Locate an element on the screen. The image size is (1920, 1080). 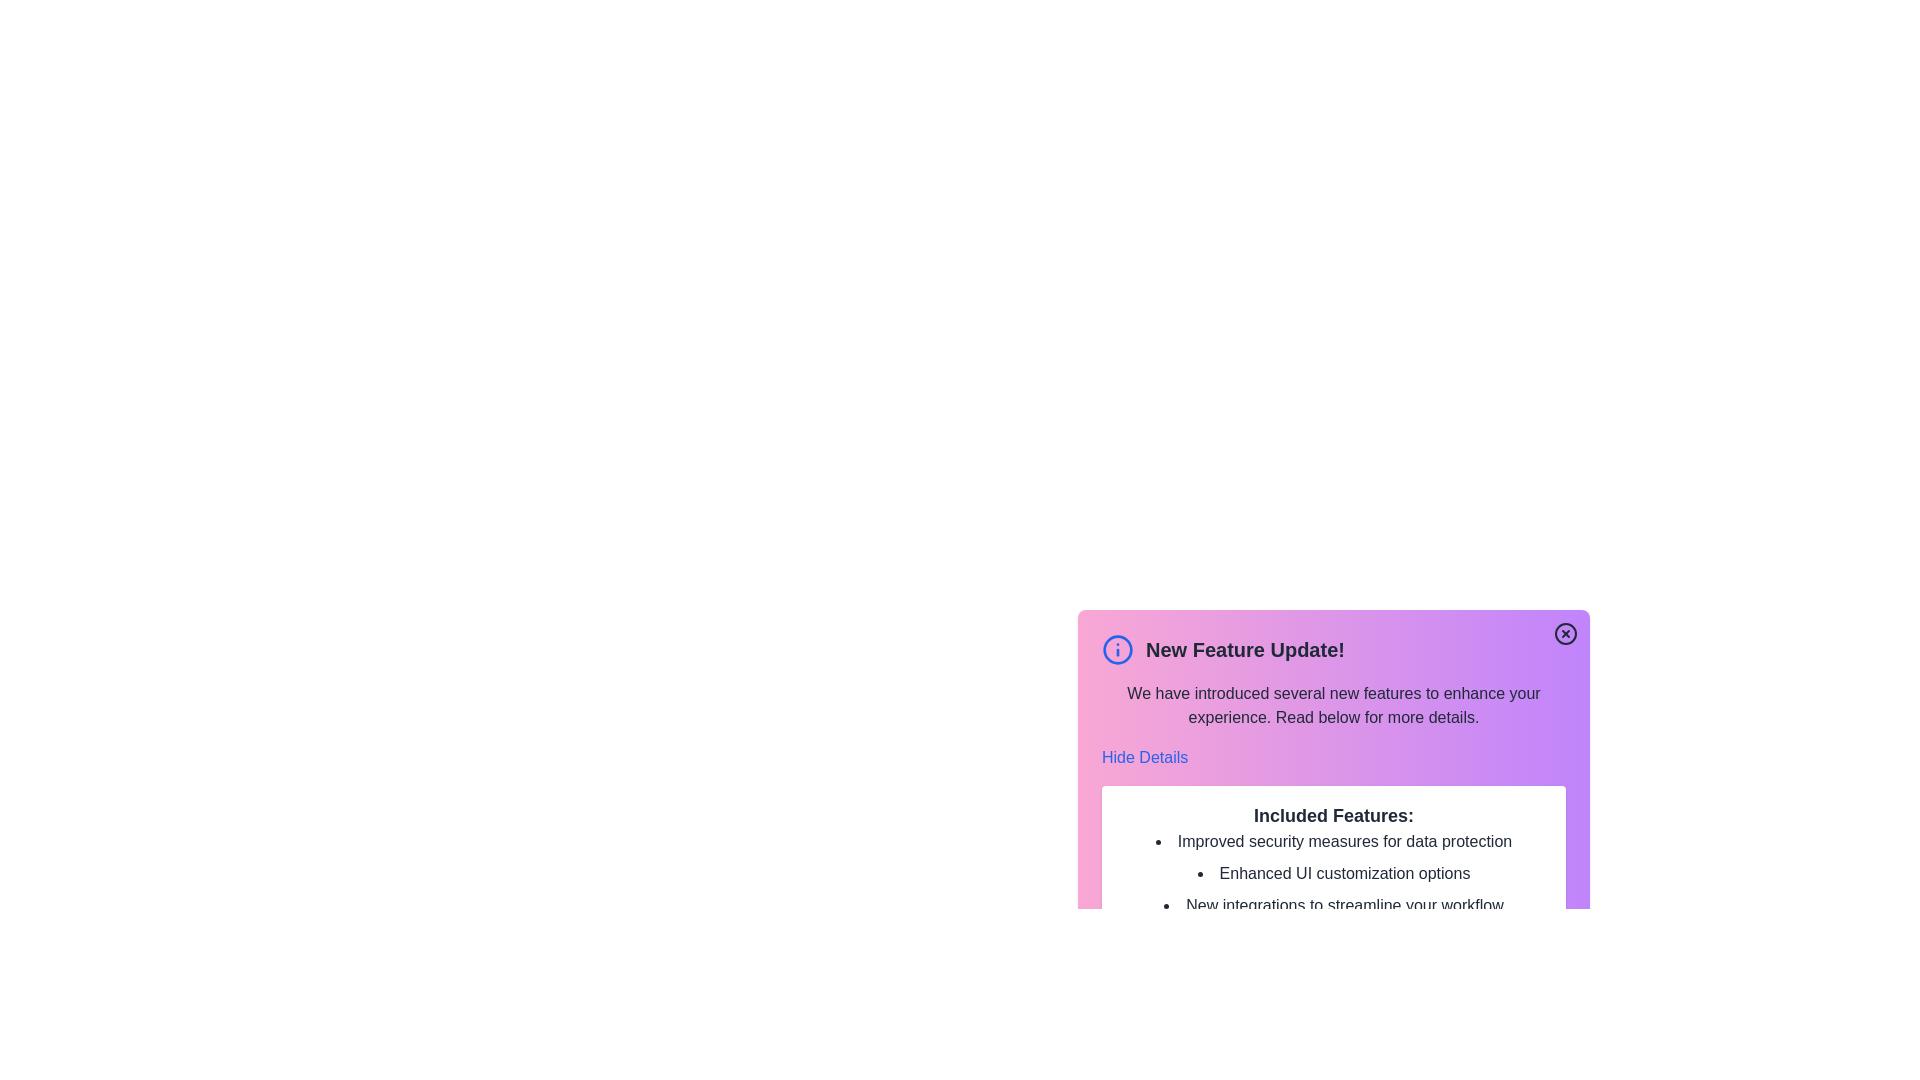
the 'Hide Details' button to toggle the visibility of the details section is located at coordinates (1145, 758).